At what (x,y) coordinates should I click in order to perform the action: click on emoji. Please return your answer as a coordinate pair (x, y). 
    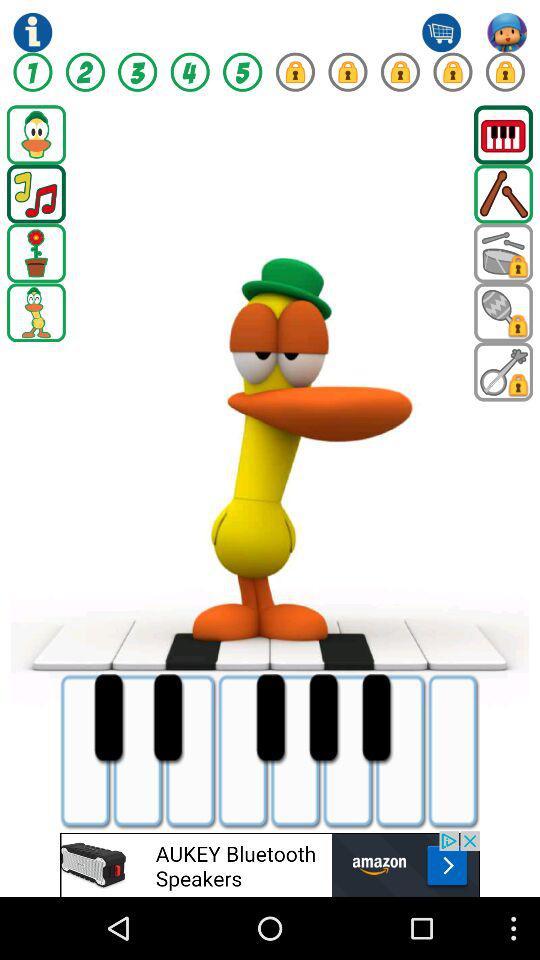
    Looking at the image, I should click on (502, 252).